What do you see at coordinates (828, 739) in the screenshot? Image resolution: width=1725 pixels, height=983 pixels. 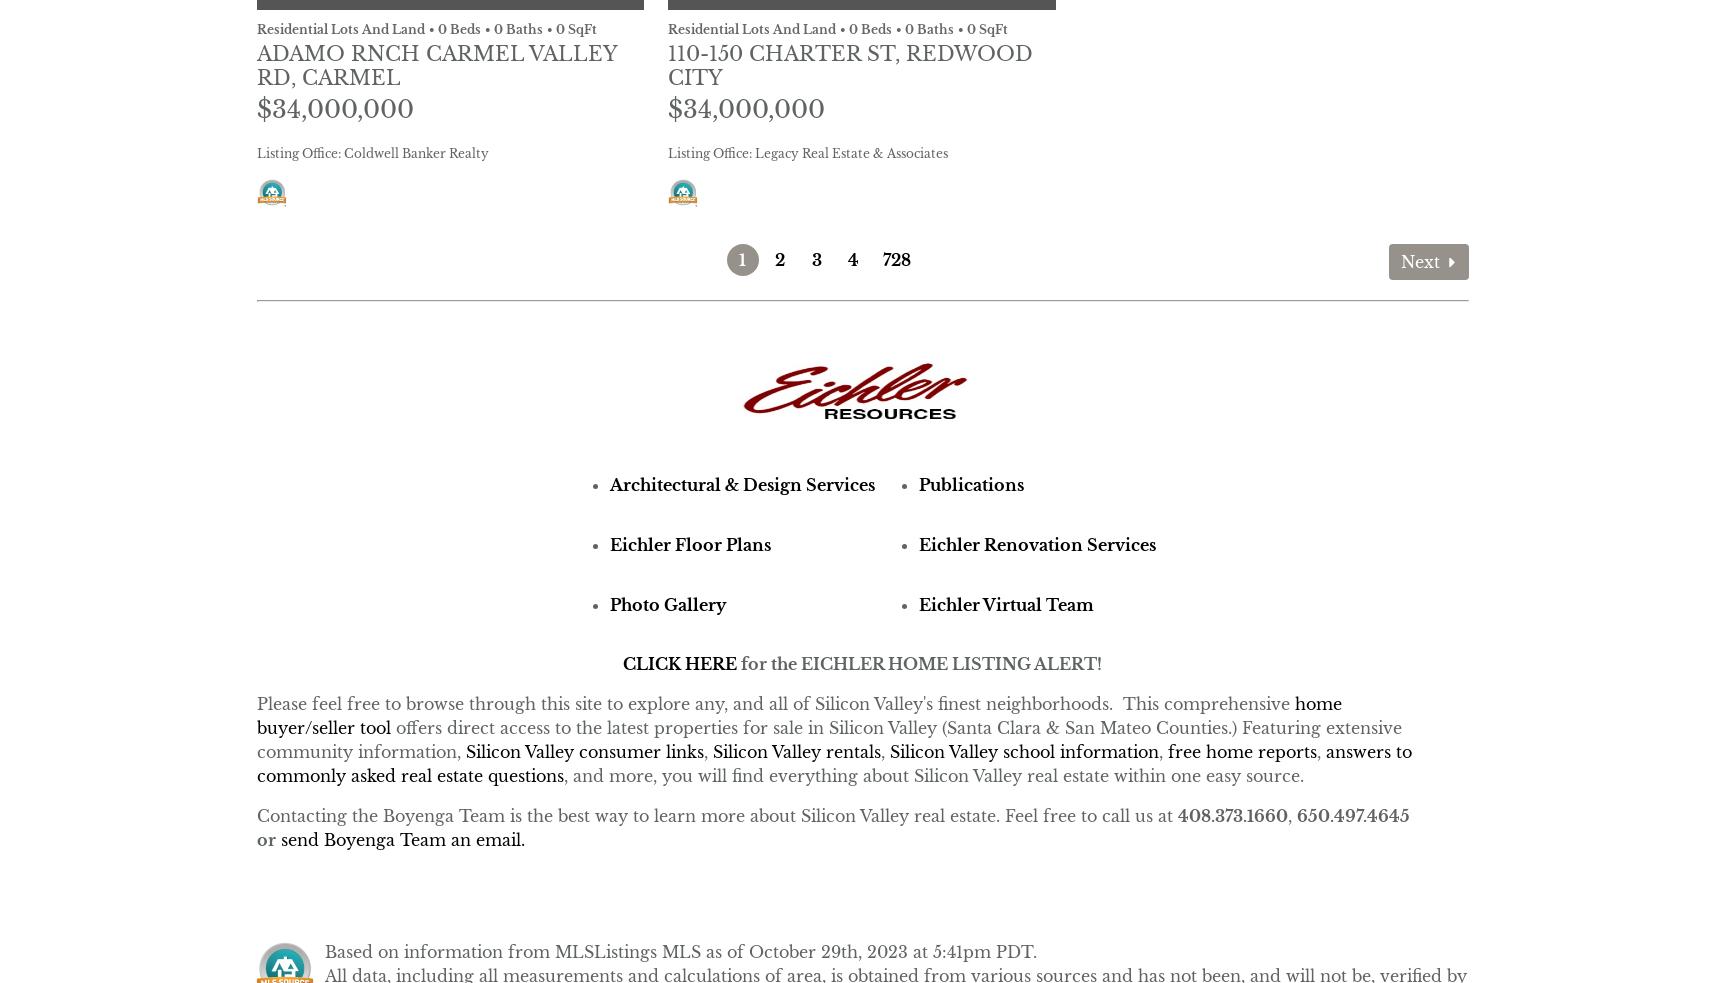 I see `'offers direct access to the latest properties for sale in Silicon 
Valley (Santa Clara & San Mateo Counties.) Featuring extensive 
community information,'` at bounding box center [828, 739].